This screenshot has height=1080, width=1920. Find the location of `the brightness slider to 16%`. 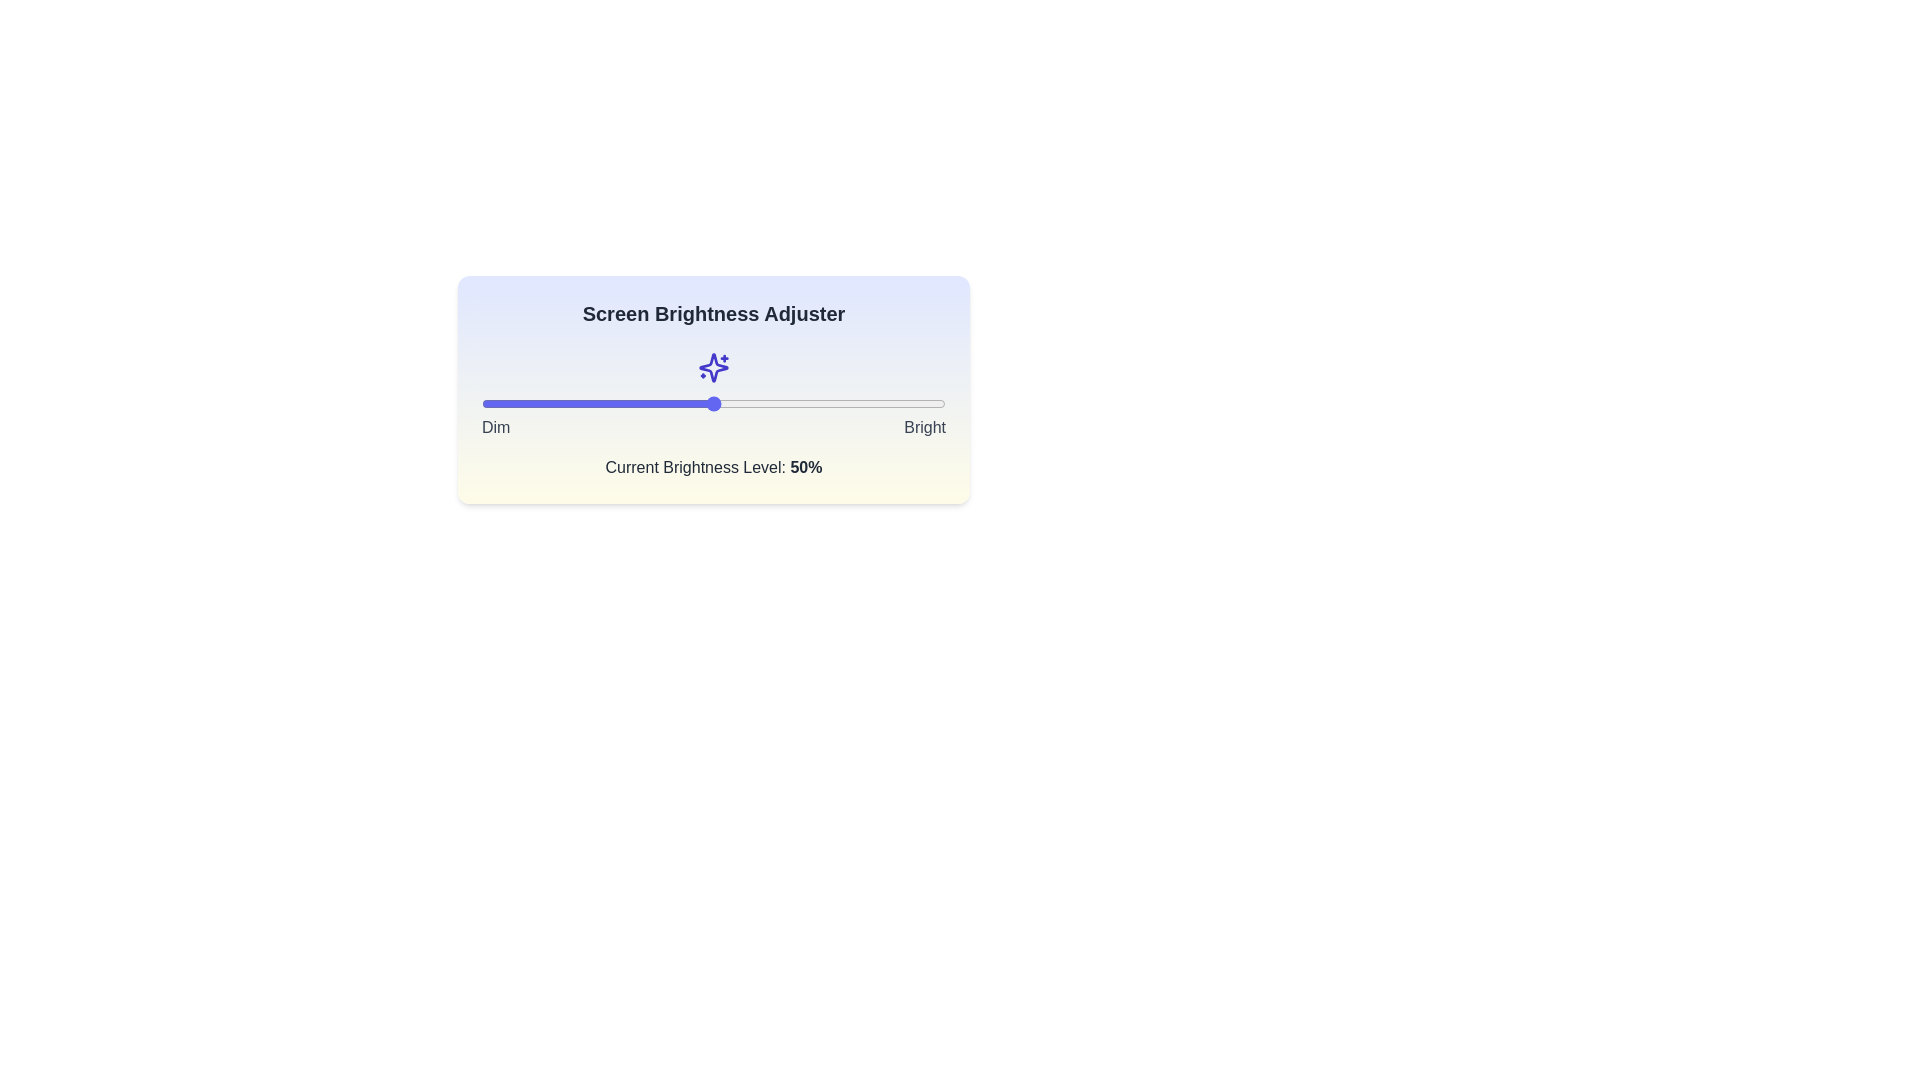

the brightness slider to 16% is located at coordinates (556, 404).